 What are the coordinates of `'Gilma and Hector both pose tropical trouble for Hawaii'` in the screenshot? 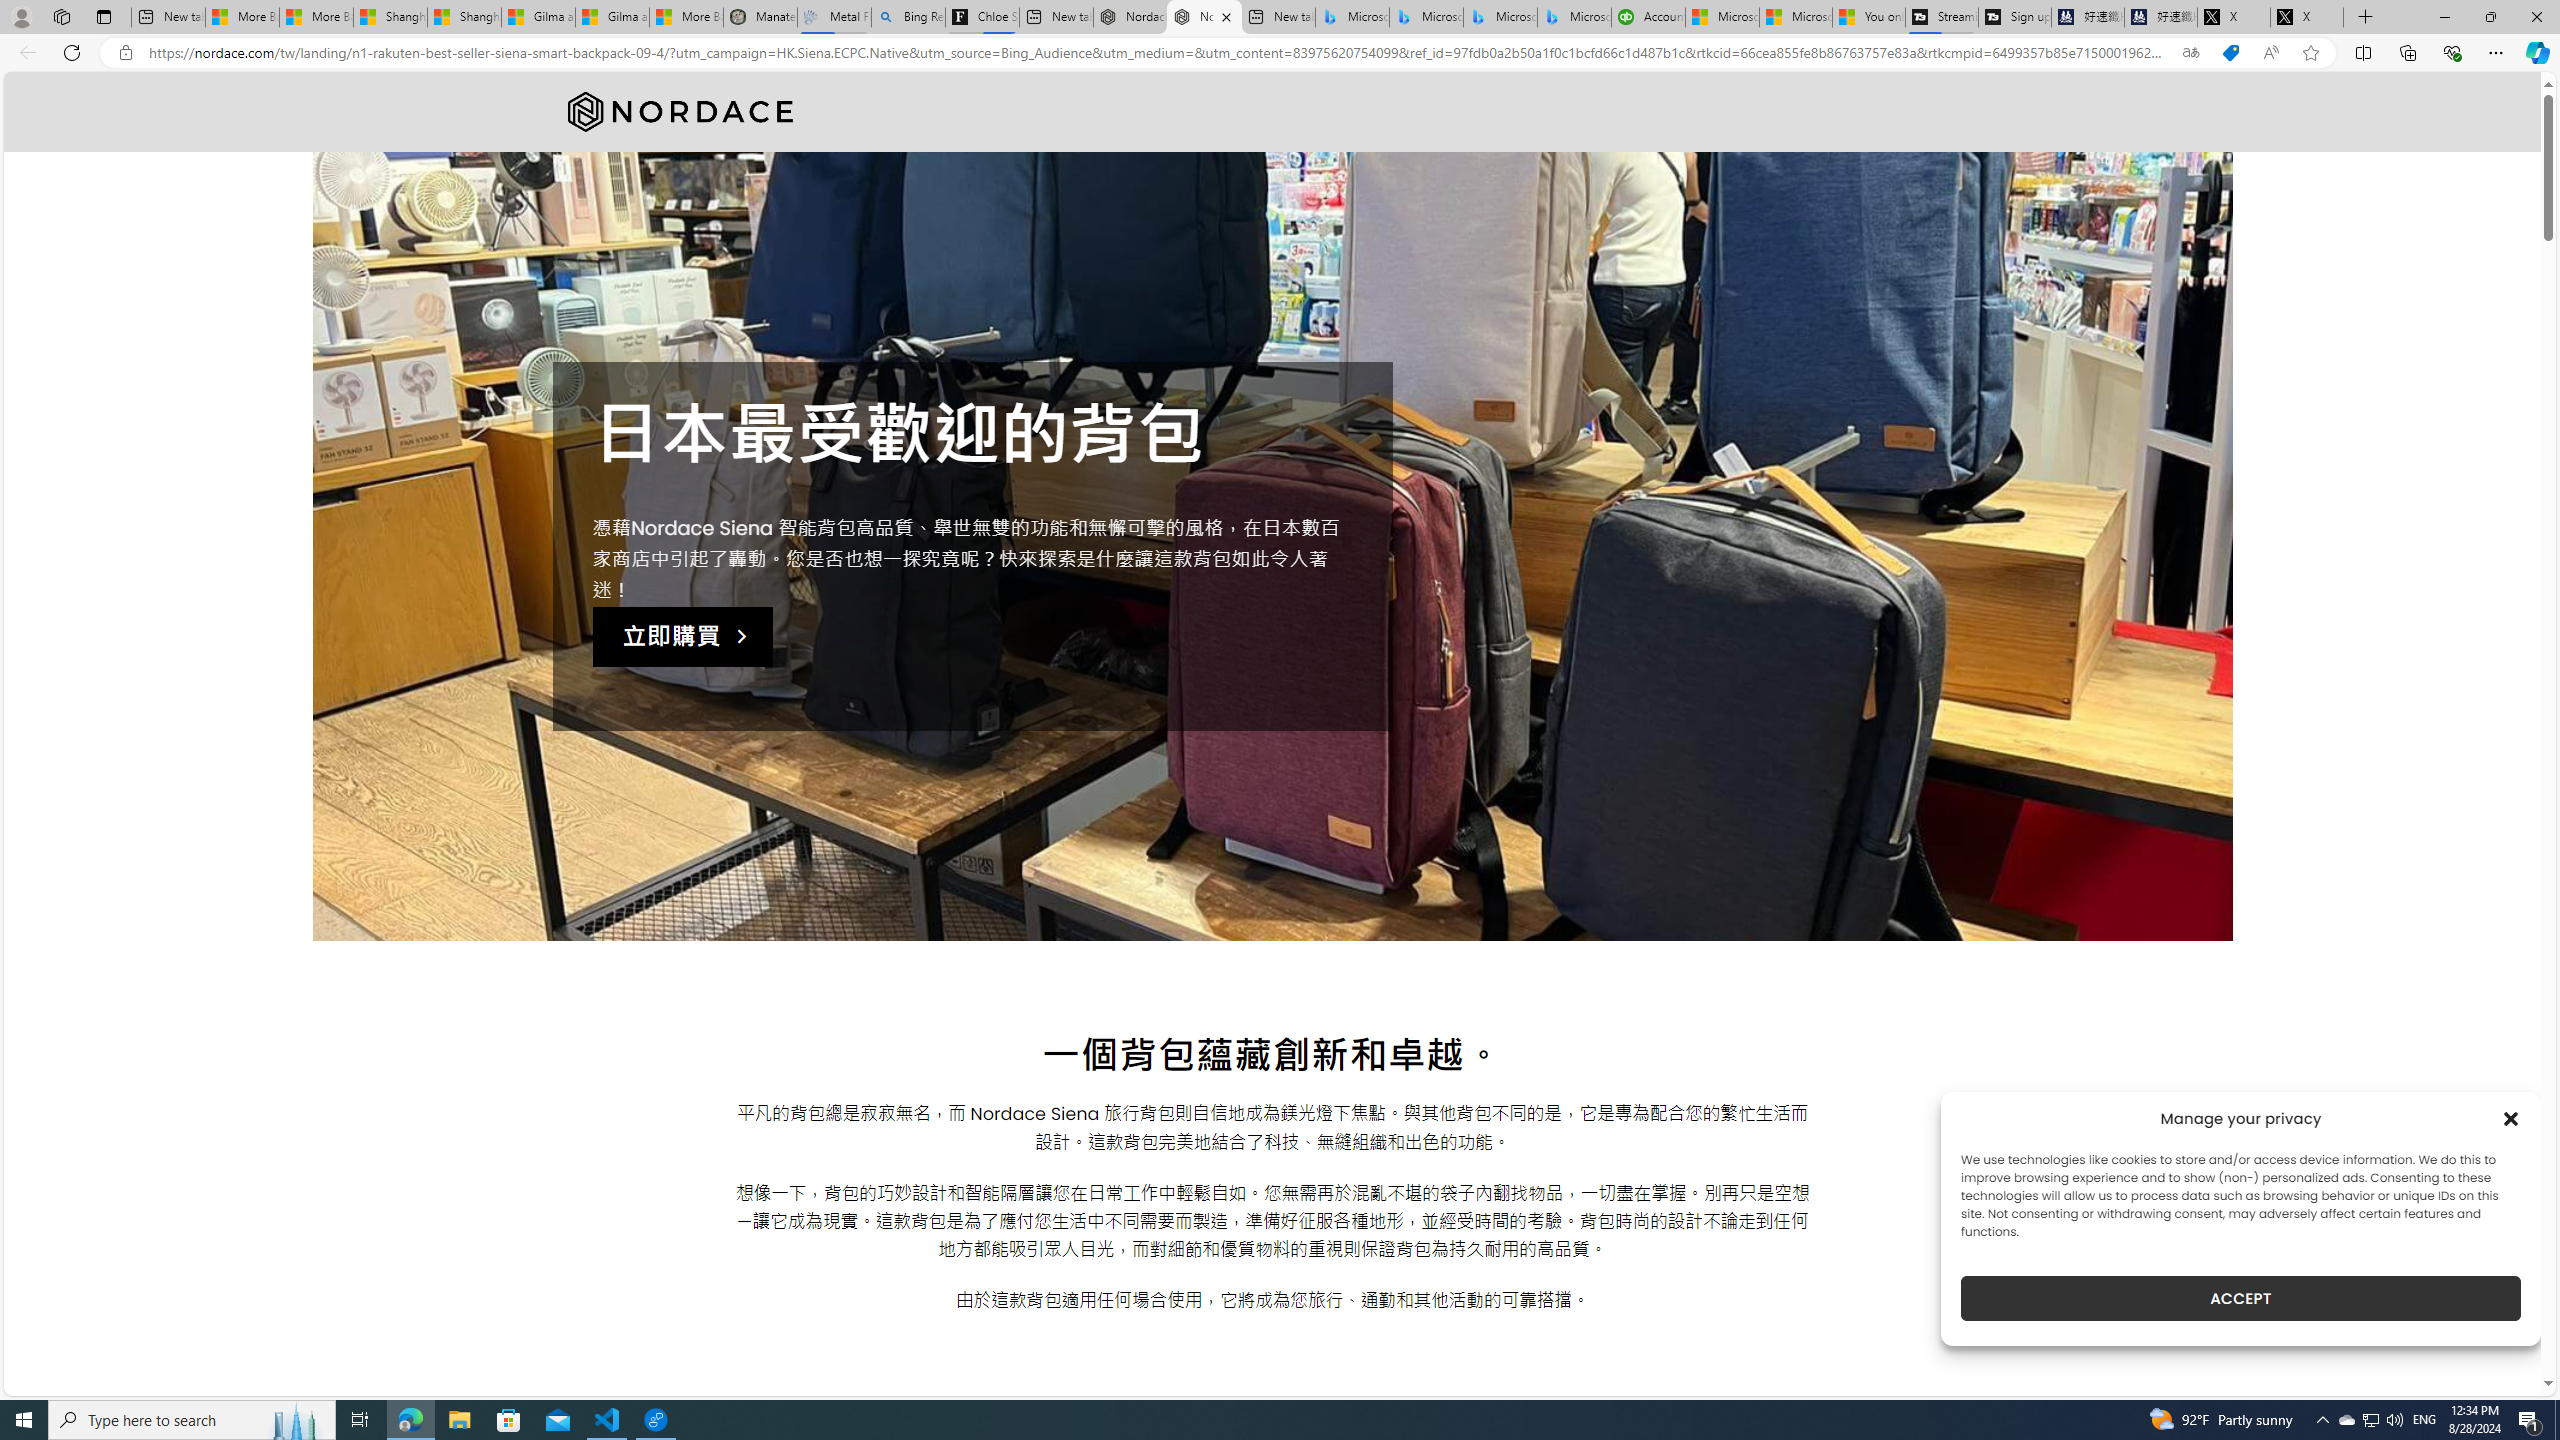 It's located at (611, 16).